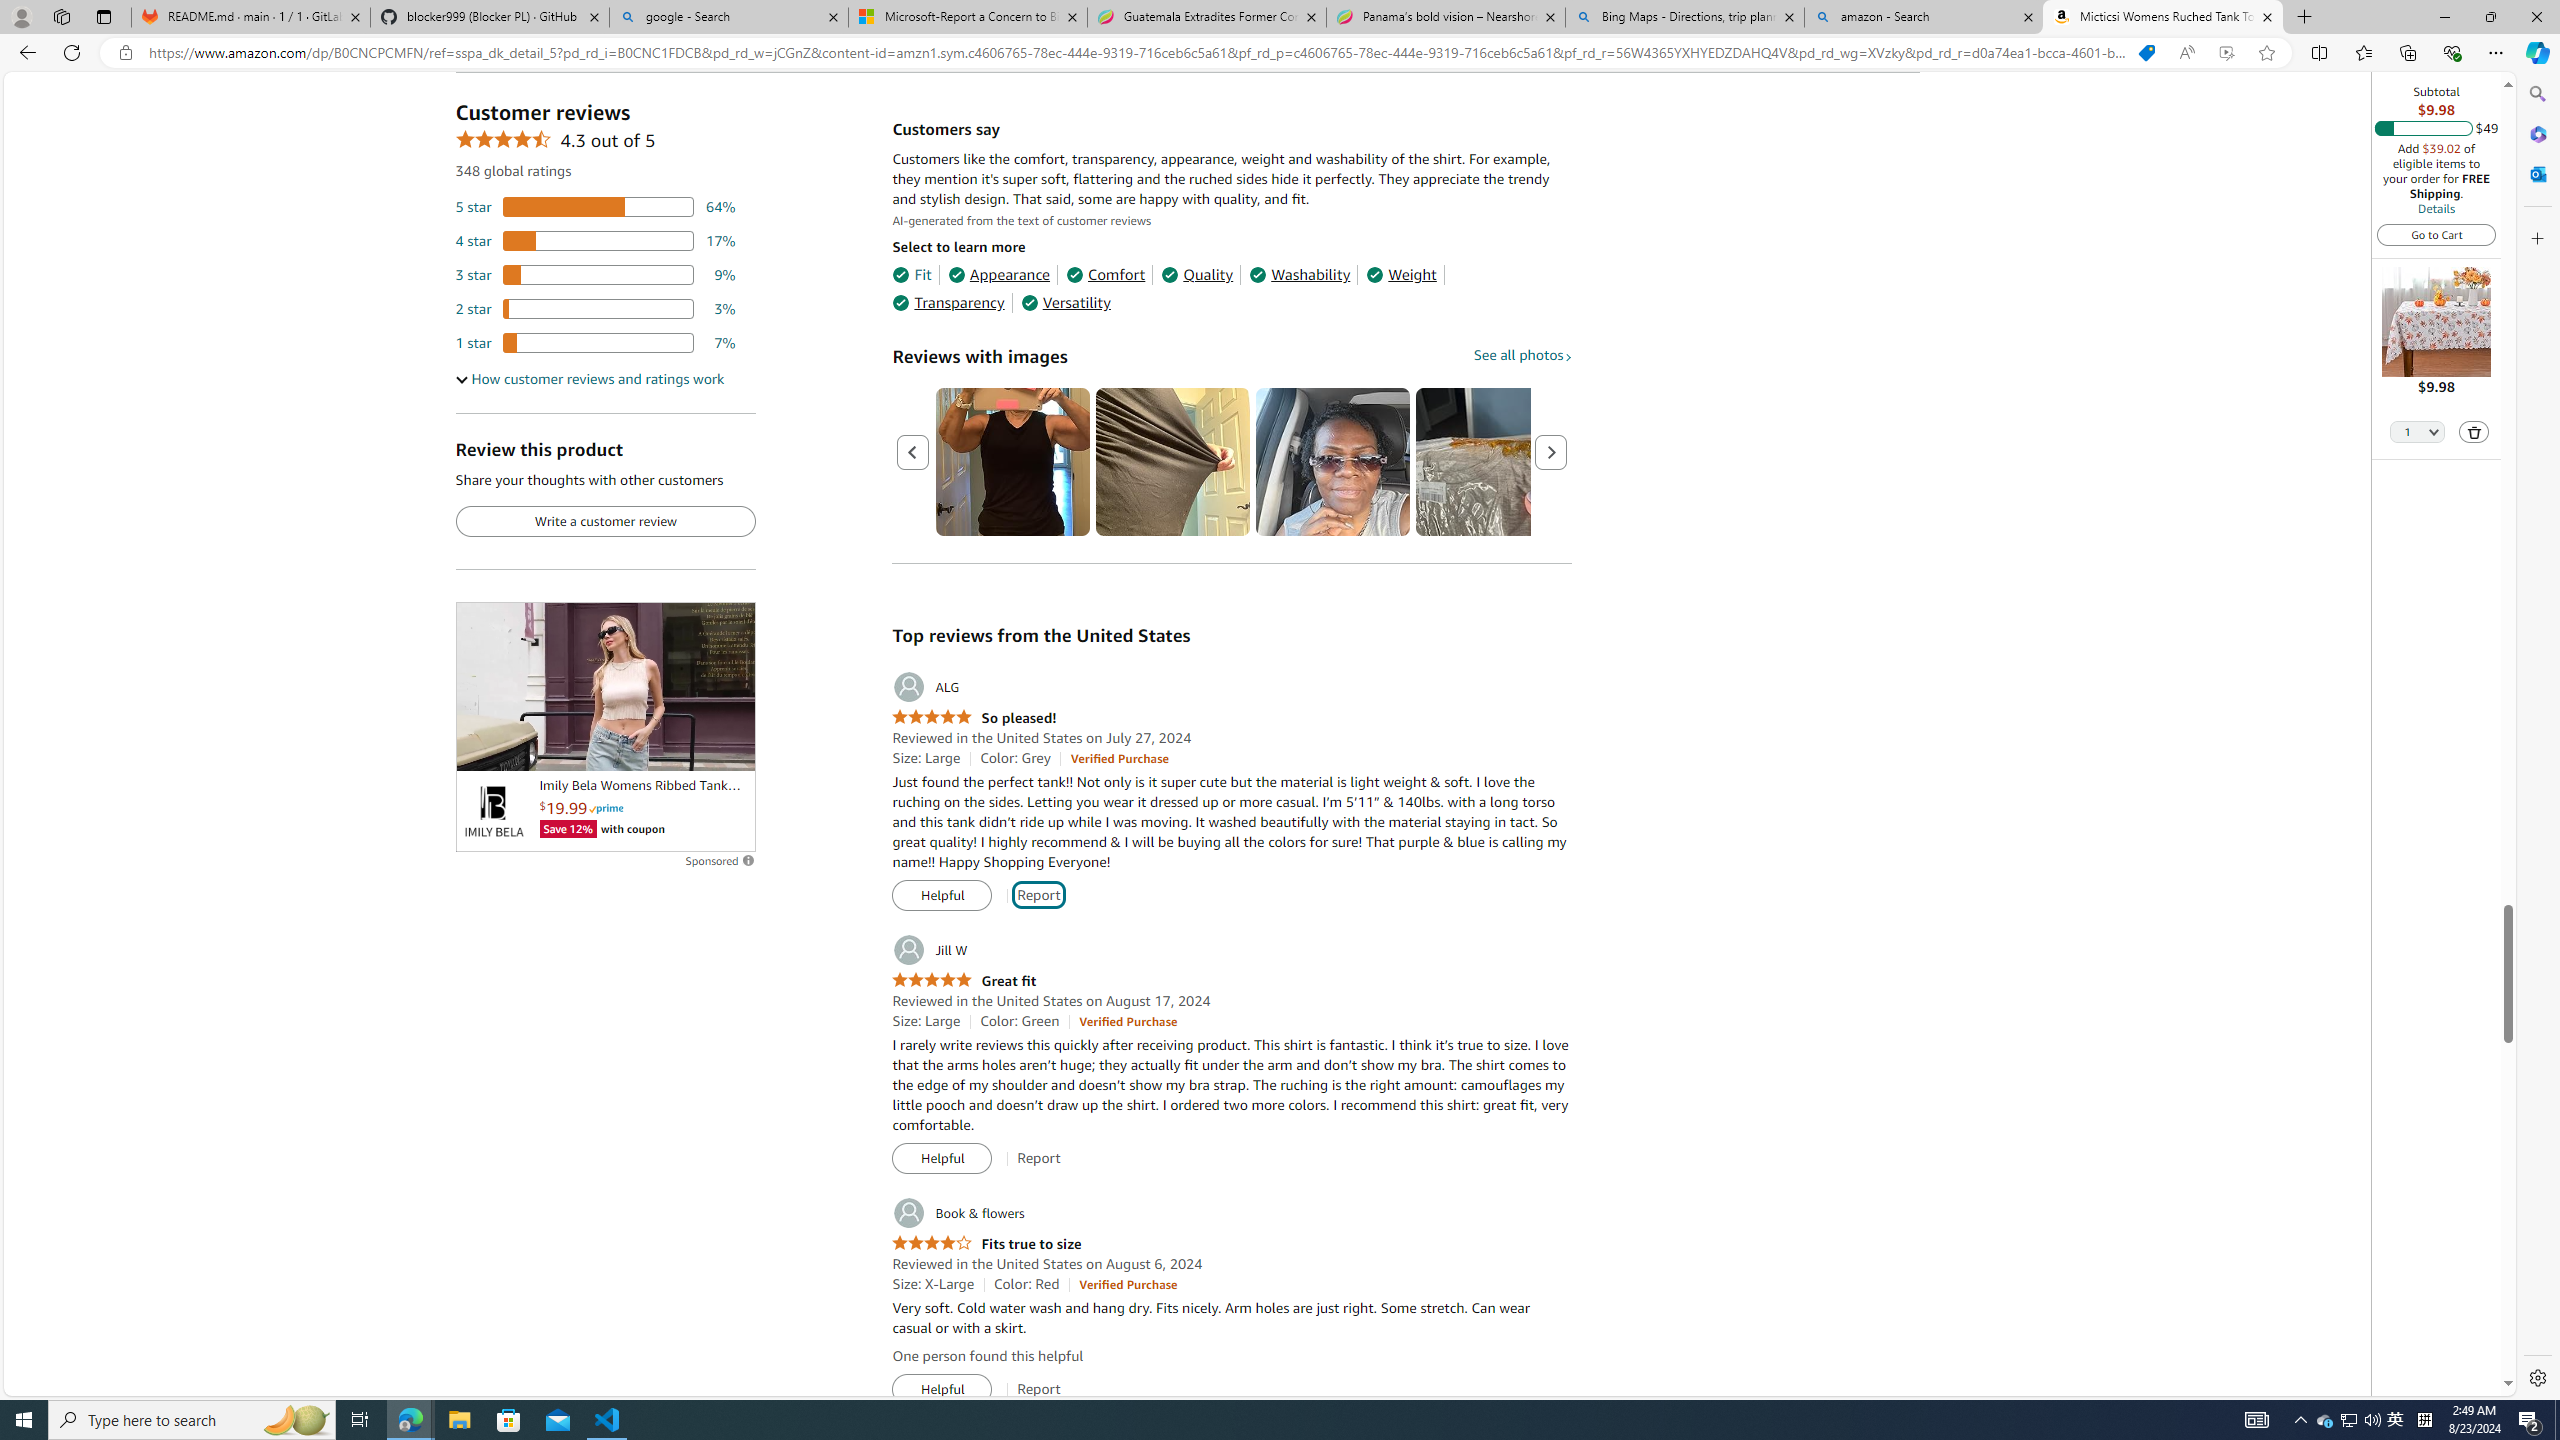  I want to click on '9 percent of reviews have 3 stars', so click(595, 275).